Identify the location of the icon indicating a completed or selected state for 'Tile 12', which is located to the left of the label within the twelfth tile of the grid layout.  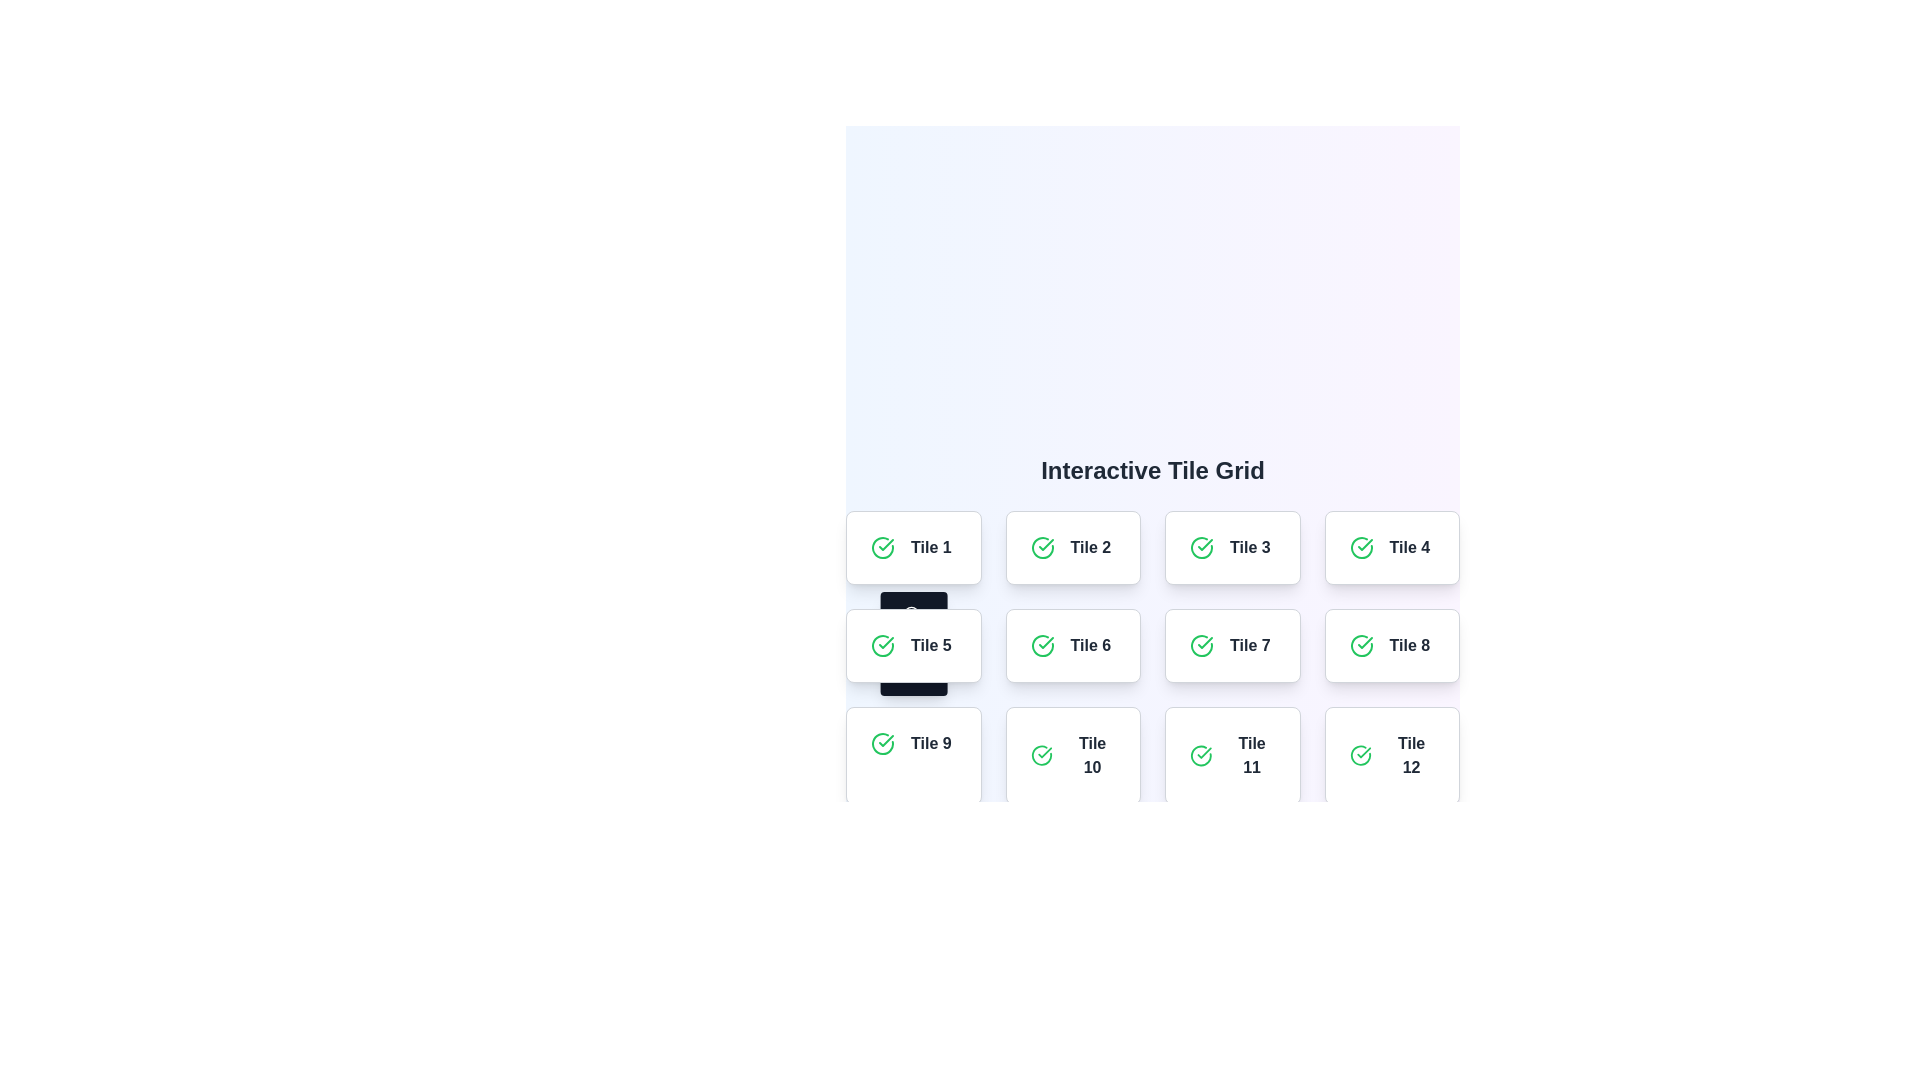
(1360, 756).